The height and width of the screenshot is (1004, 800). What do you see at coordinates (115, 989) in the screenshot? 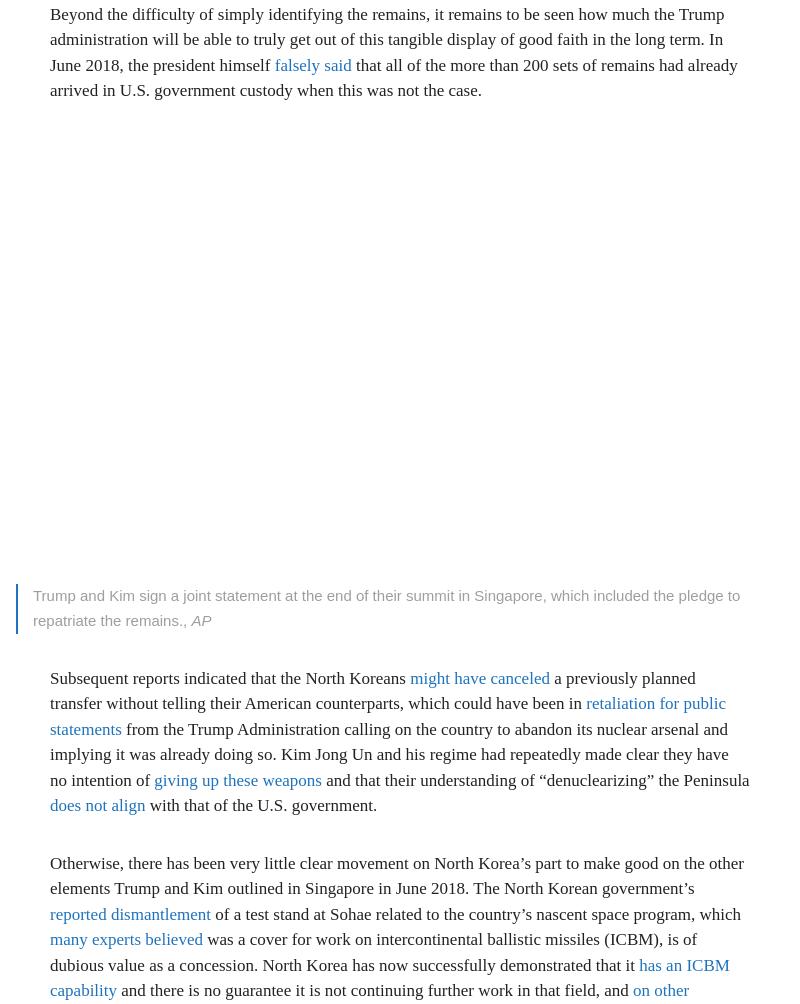
I see `'and there is no guarantee it is not continuing further work in that field, and'` at bounding box center [115, 989].